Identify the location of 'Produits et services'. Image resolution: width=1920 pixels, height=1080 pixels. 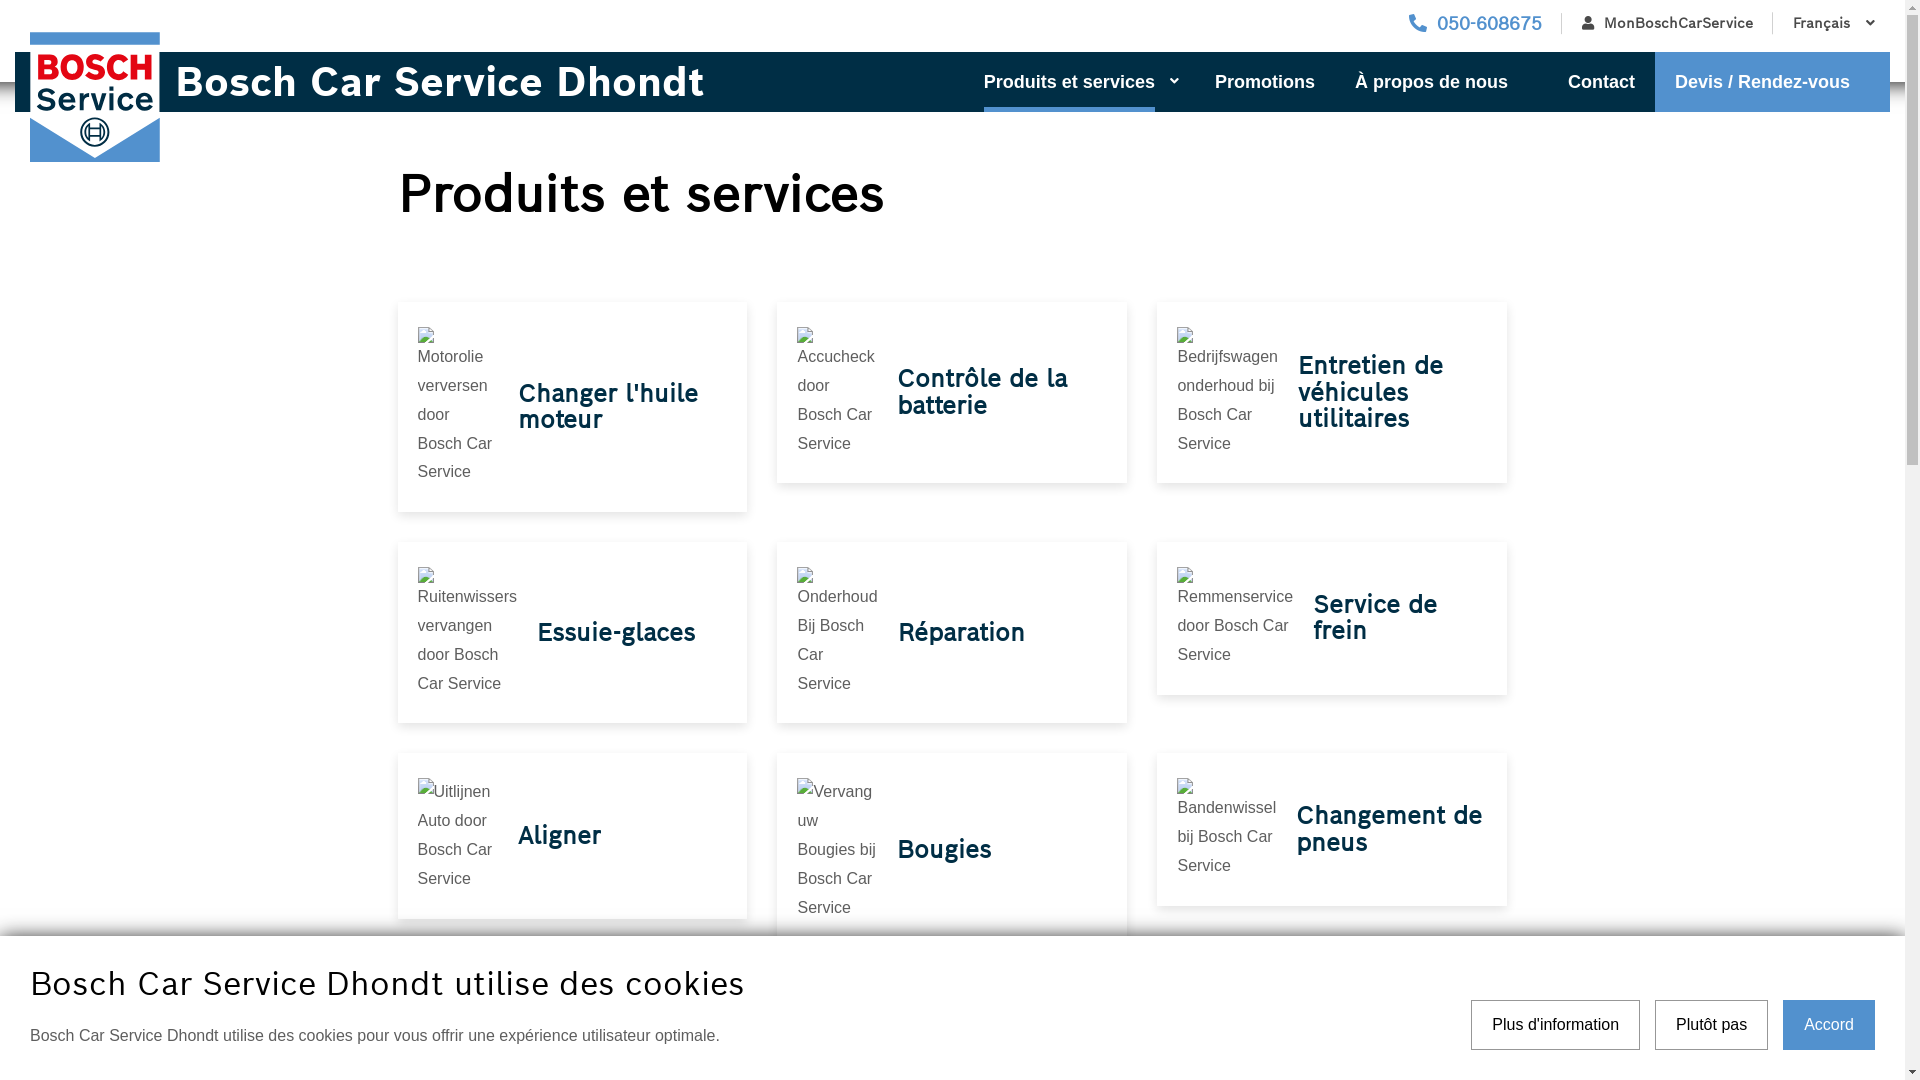
(1078, 80).